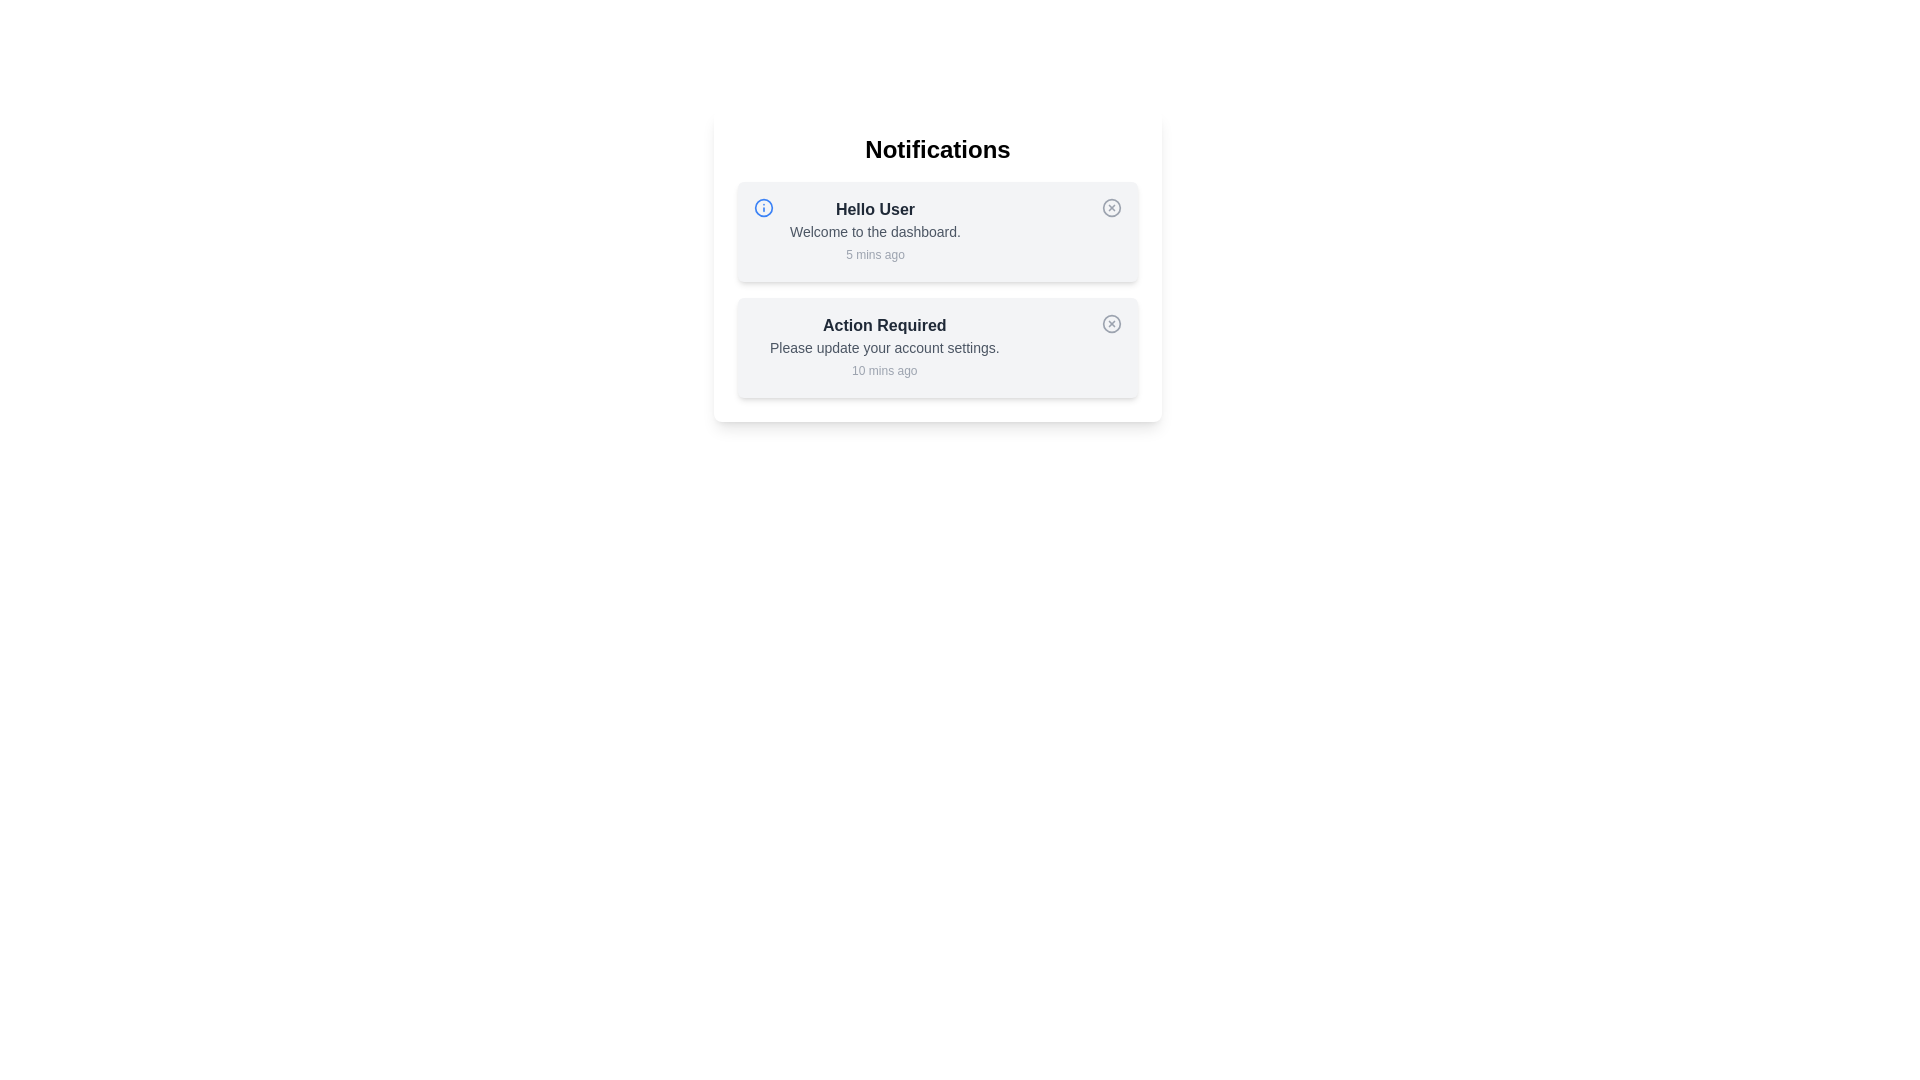 The image size is (1920, 1080). What do you see at coordinates (1111, 323) in the screenshot?
I see `the dismissal button located at the top-right corner of the 'Action Required' notification card` at bounding box center [1111, 323].